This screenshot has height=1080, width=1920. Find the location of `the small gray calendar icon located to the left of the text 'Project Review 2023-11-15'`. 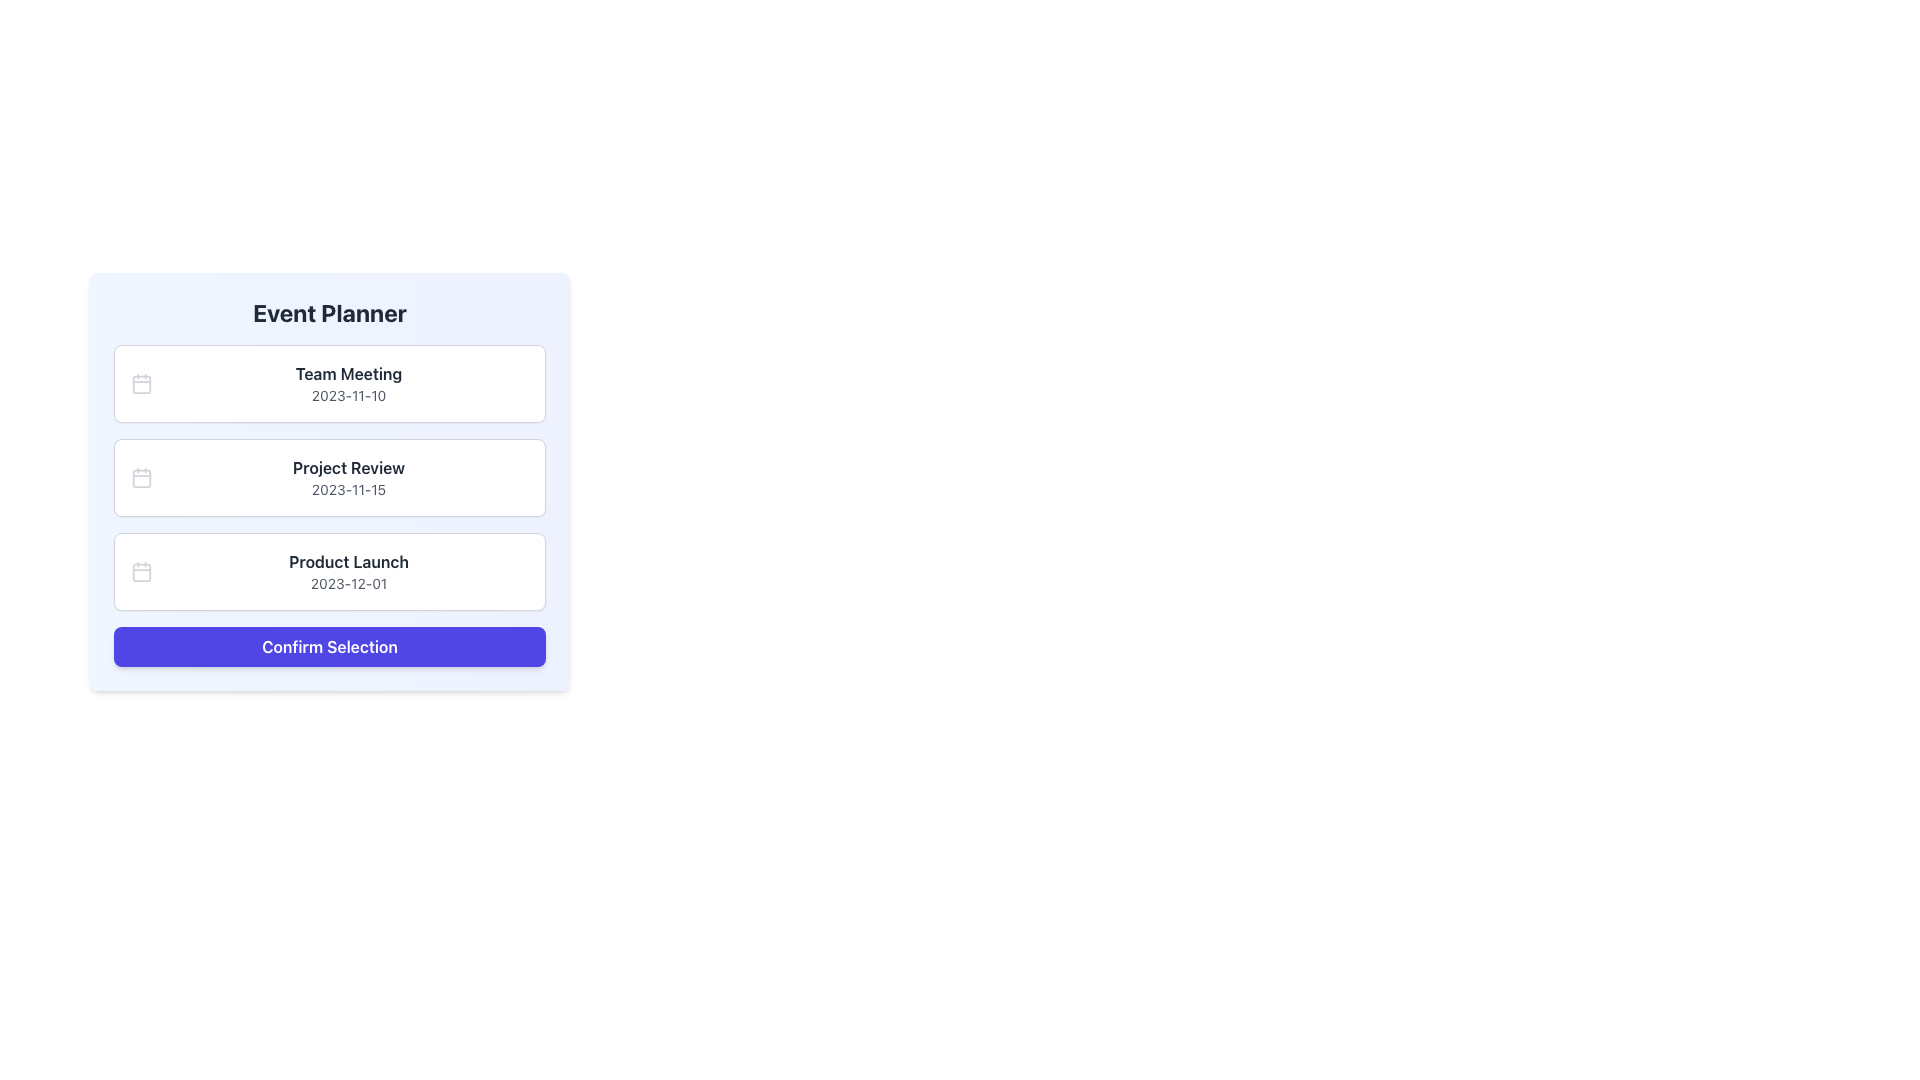

the small gray calendar icon located to the left of the text 'Project Review 2023-11-15' is located at coordinates (141, 478).